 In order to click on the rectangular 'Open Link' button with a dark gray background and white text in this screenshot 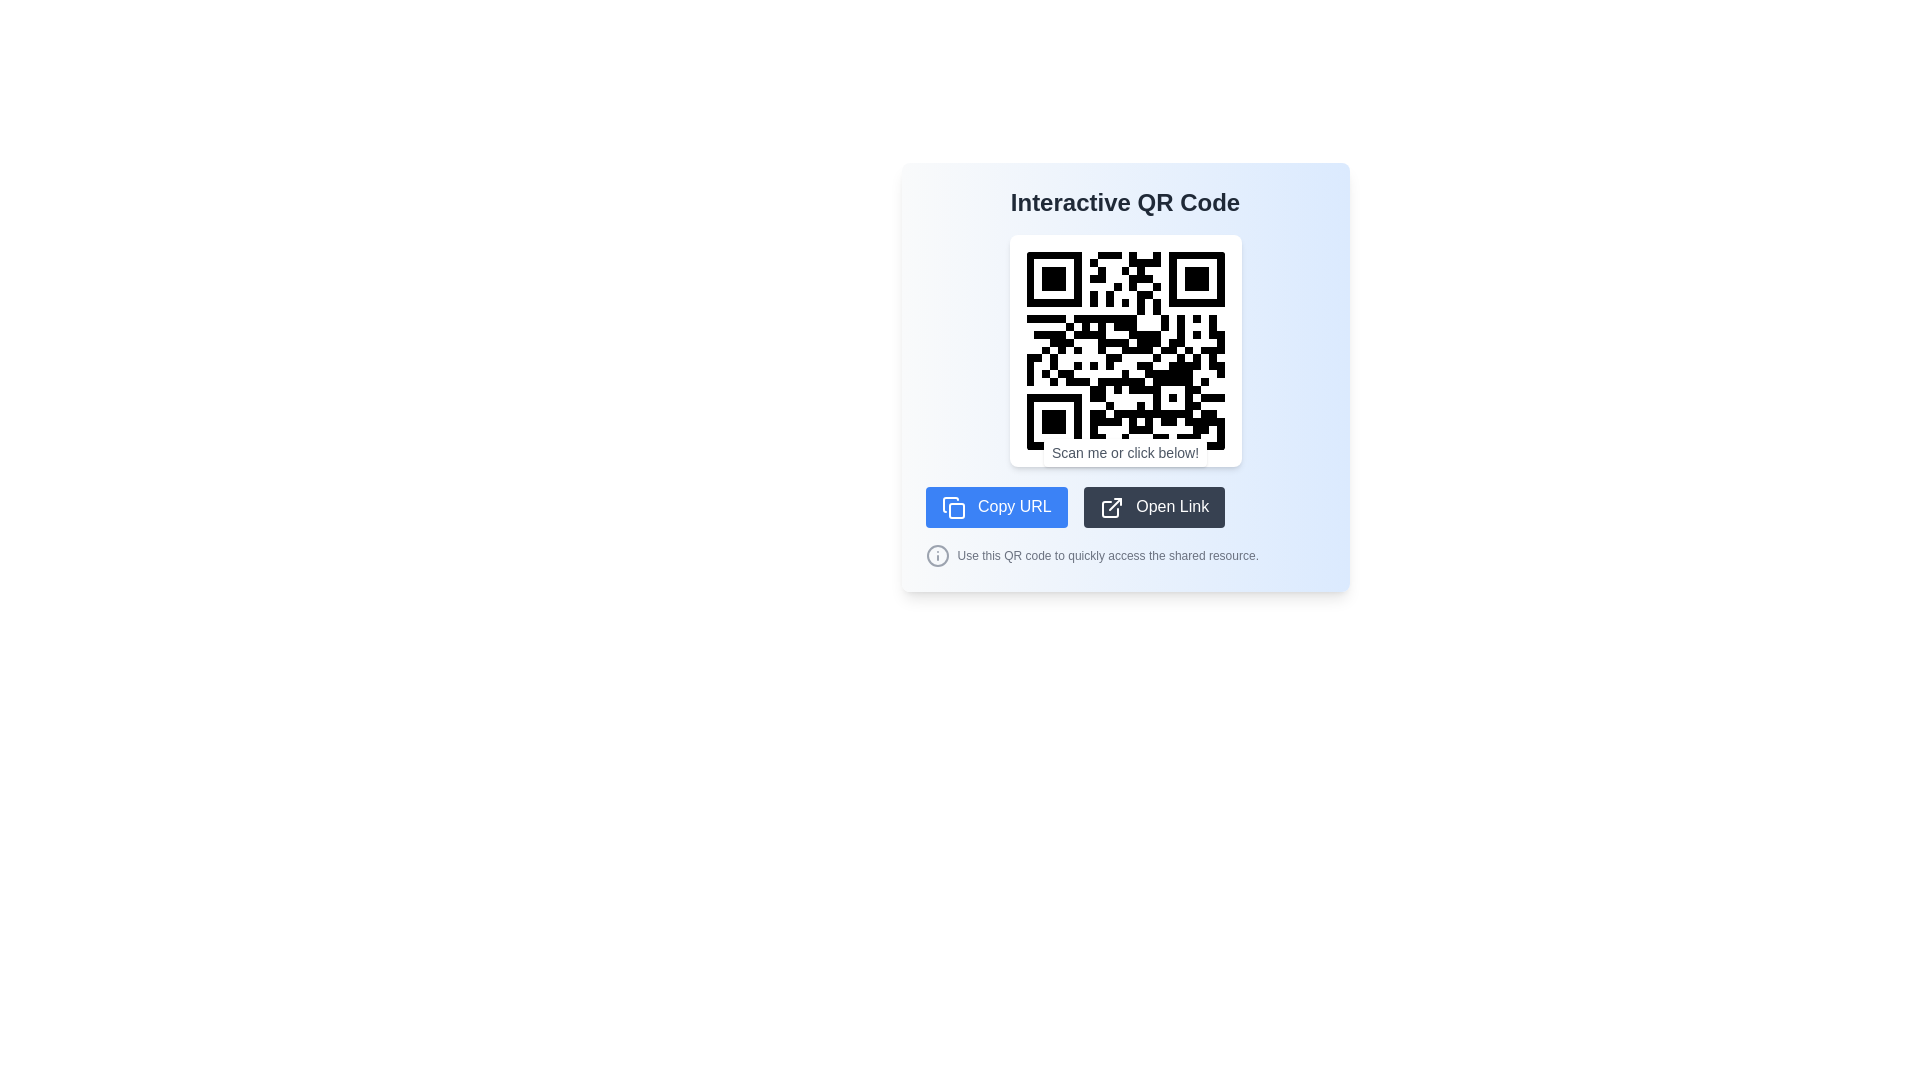, I will do `click(1154, 506)`.